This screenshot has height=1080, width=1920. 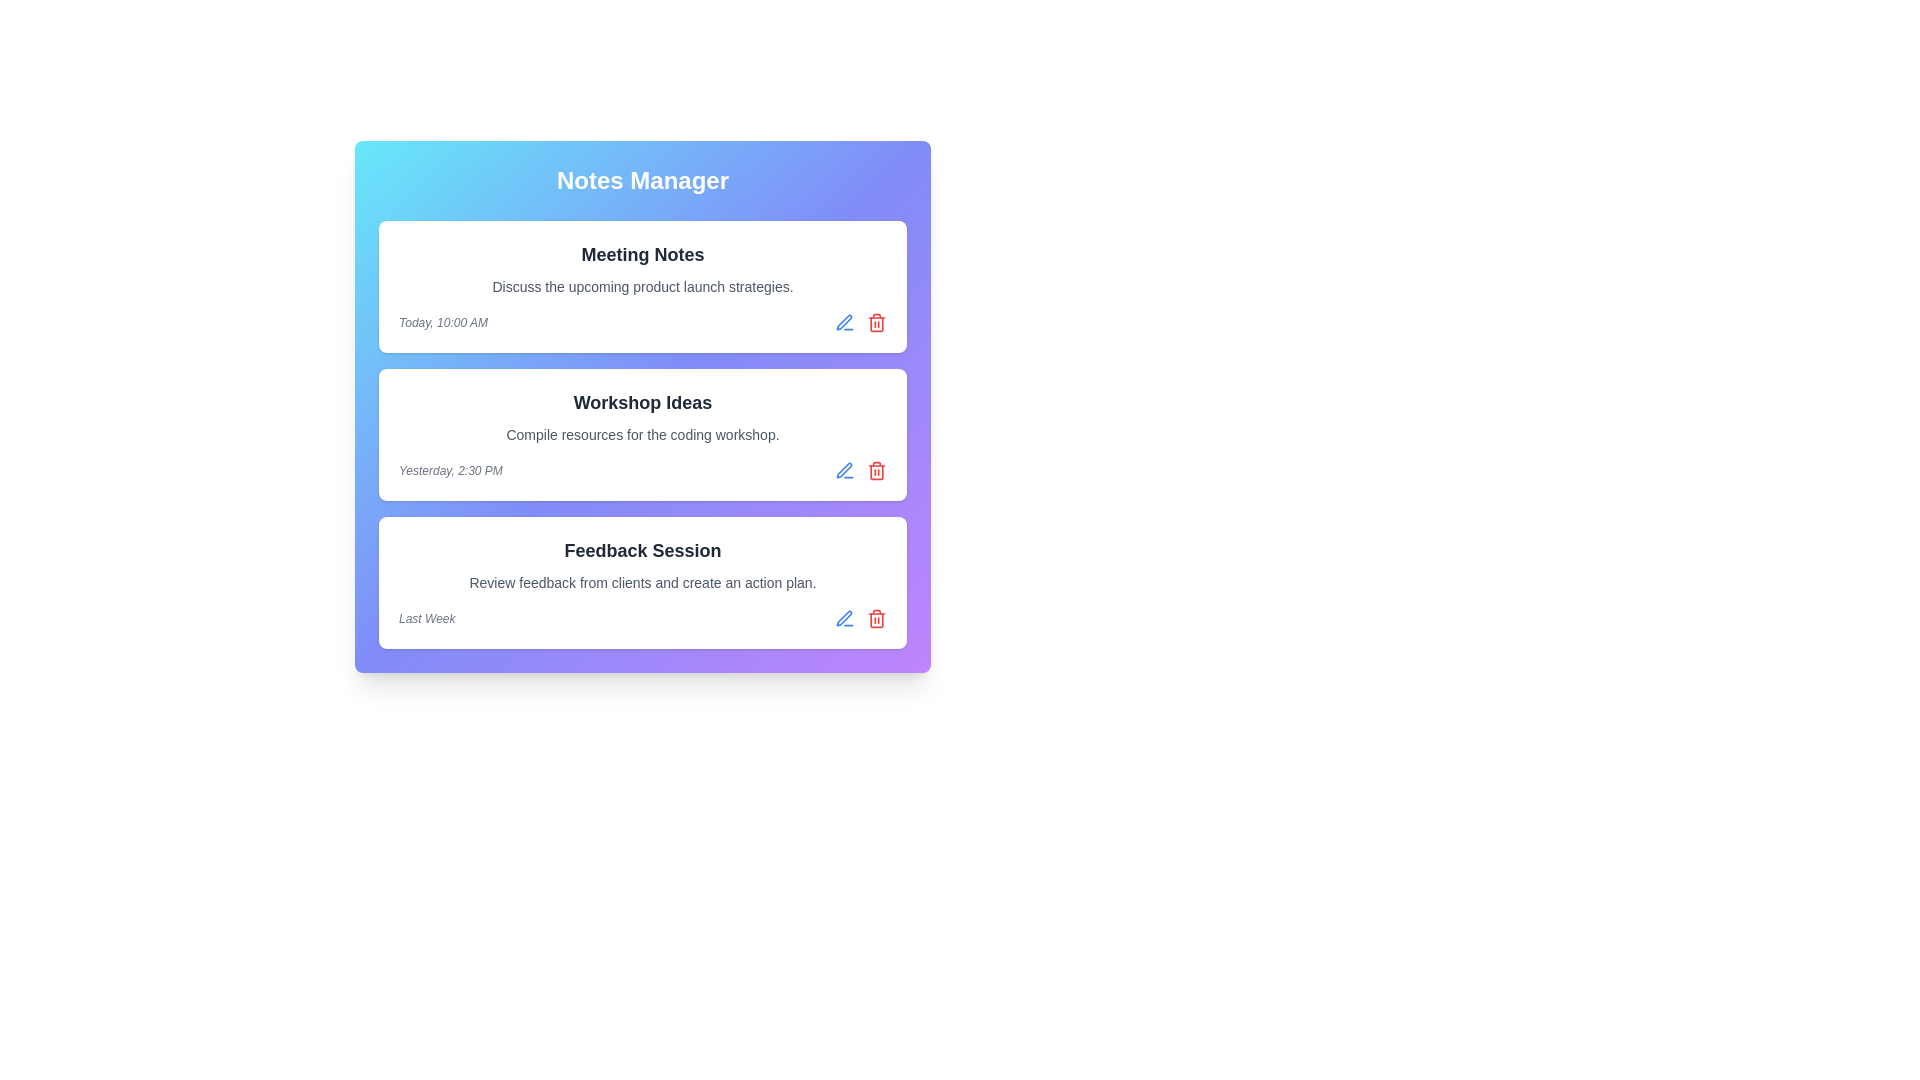 What do you see at coordinates (844, 322) in the screenshot?
I see `the edit icon for the note titled 'Meeting Notes'` at bounding box center [844, 322].